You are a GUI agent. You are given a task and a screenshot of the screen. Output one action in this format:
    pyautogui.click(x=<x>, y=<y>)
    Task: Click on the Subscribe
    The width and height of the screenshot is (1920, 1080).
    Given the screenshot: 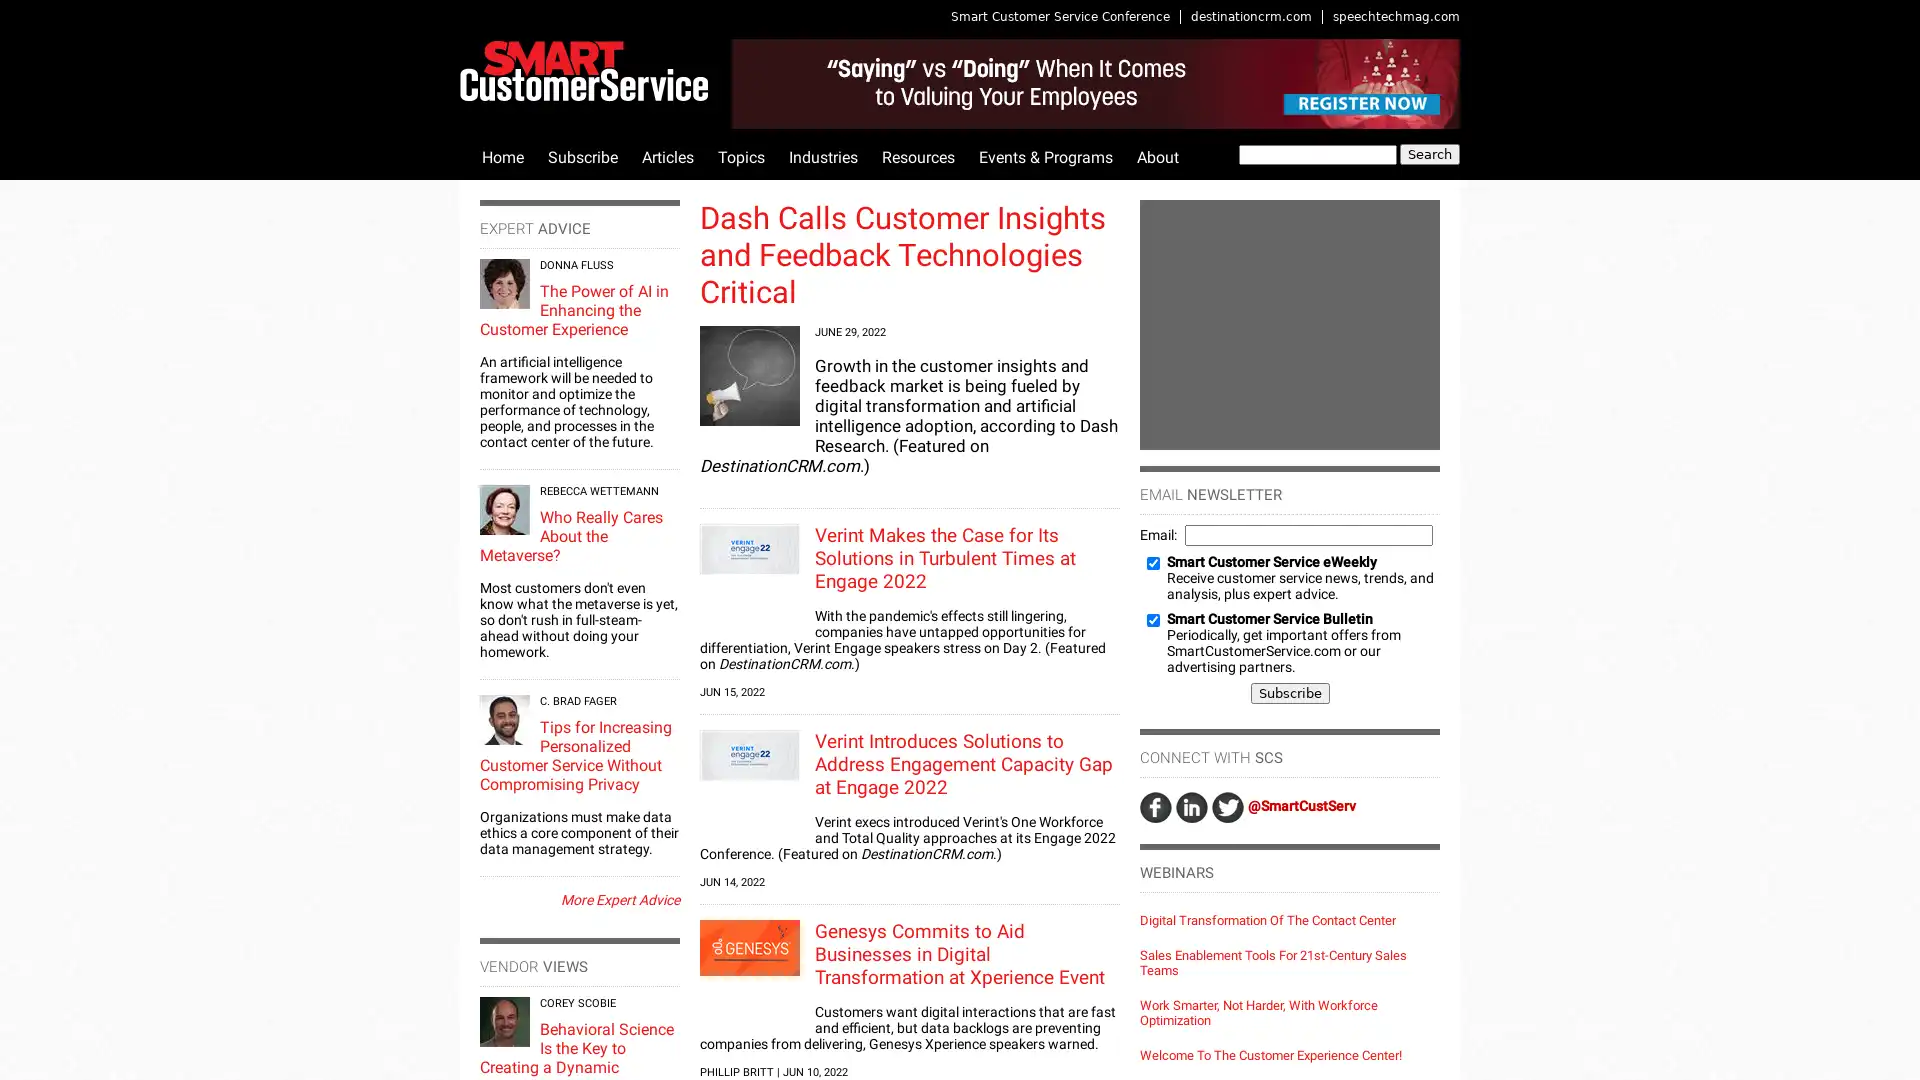 What is the action you would take?
    pyautogui.click(x=1289, y=692)
    